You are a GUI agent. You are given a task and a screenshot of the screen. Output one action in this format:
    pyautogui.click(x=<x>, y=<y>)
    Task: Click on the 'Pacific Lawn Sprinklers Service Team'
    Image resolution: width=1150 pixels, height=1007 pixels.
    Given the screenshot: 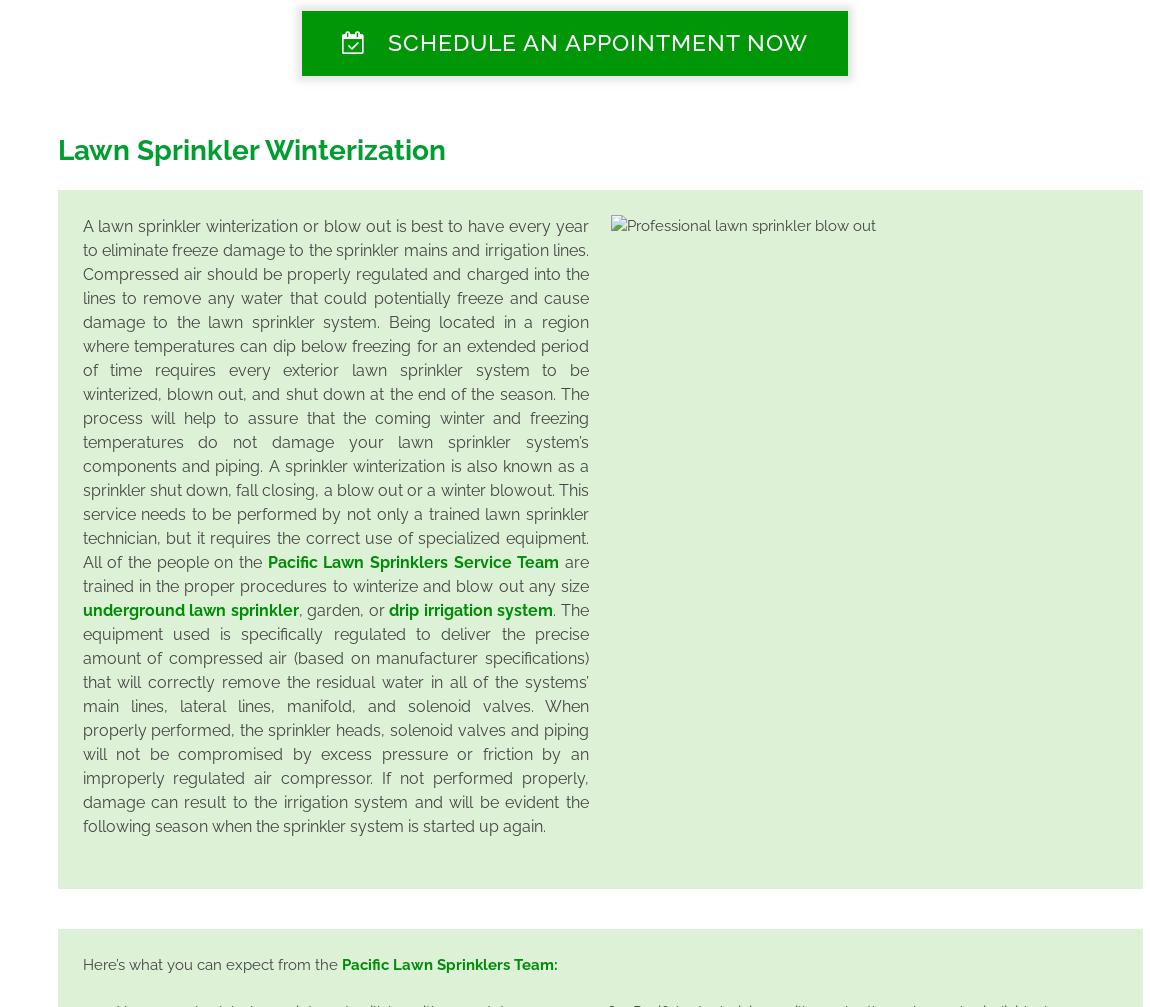 What is the action you would take?
    pyautogui.click(x=266, y=560)
    